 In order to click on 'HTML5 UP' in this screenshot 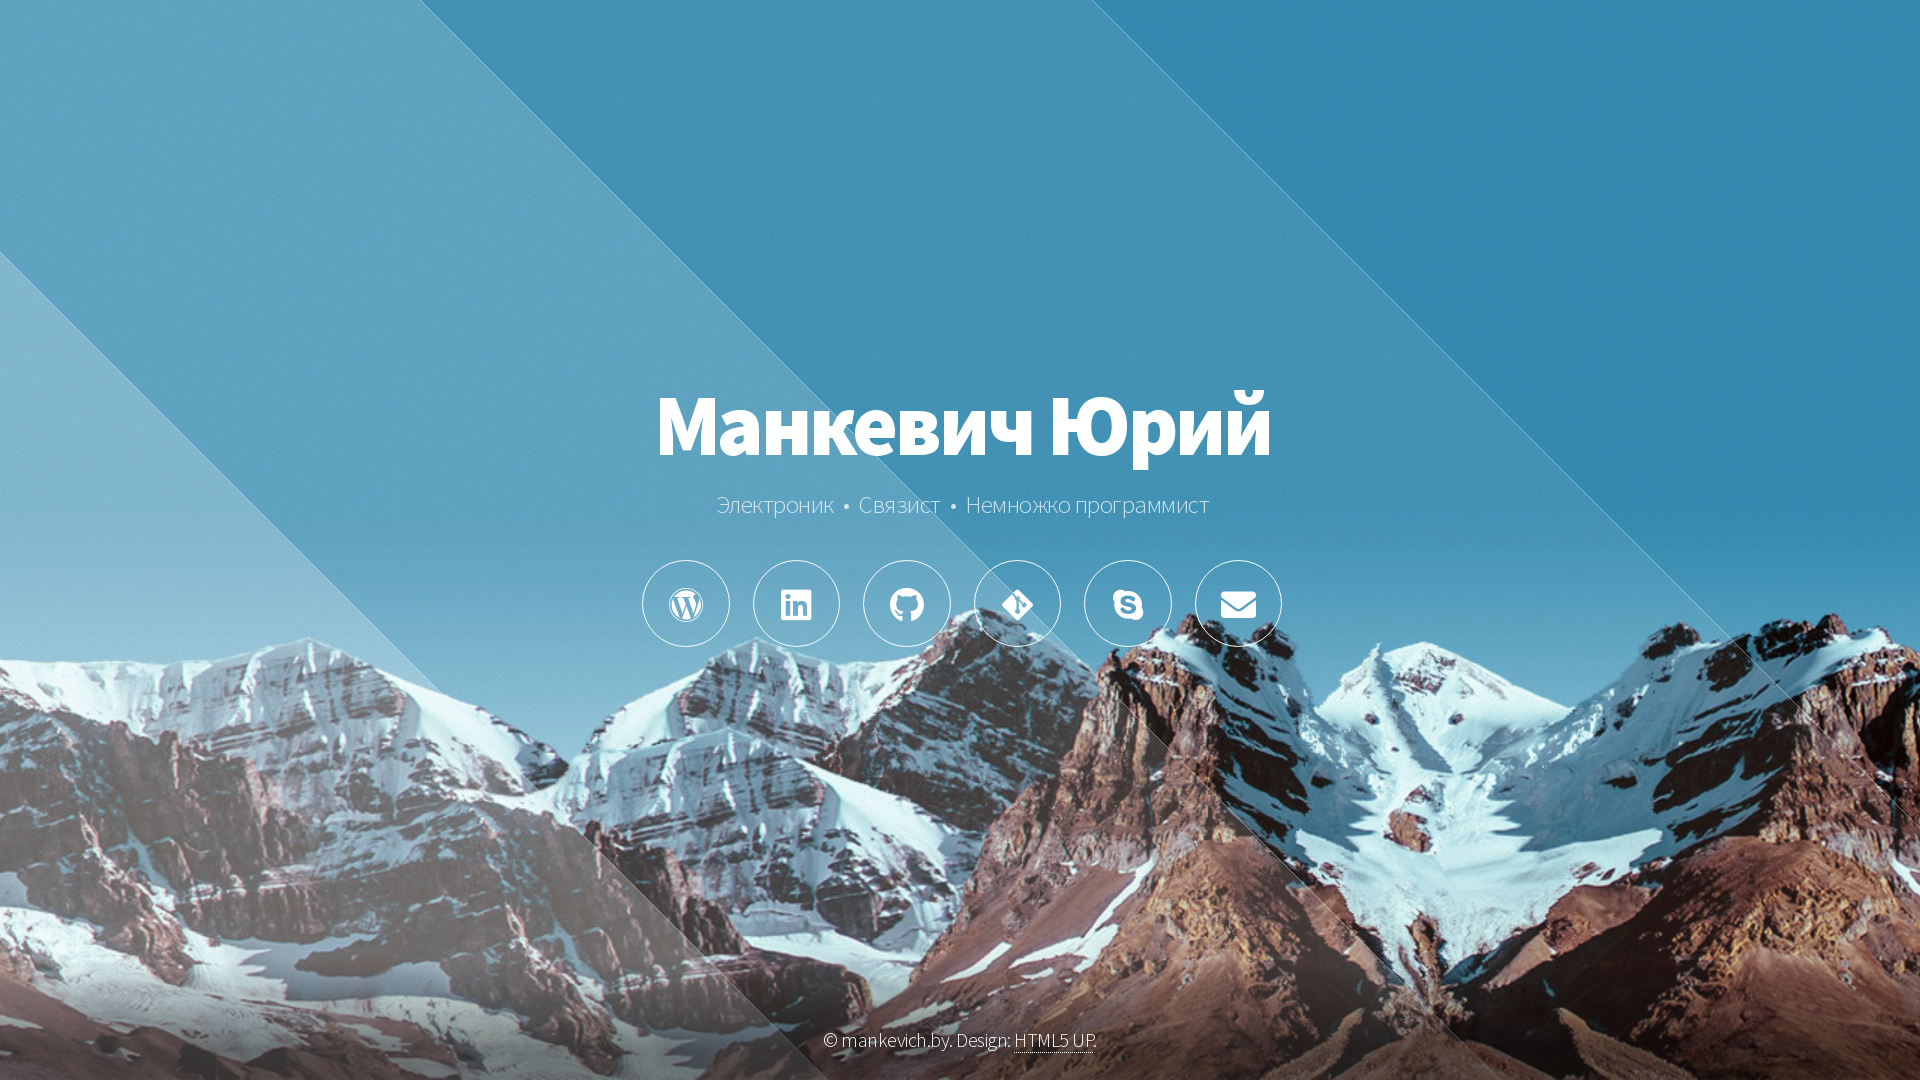, I will do `click(1052, 1039)`.